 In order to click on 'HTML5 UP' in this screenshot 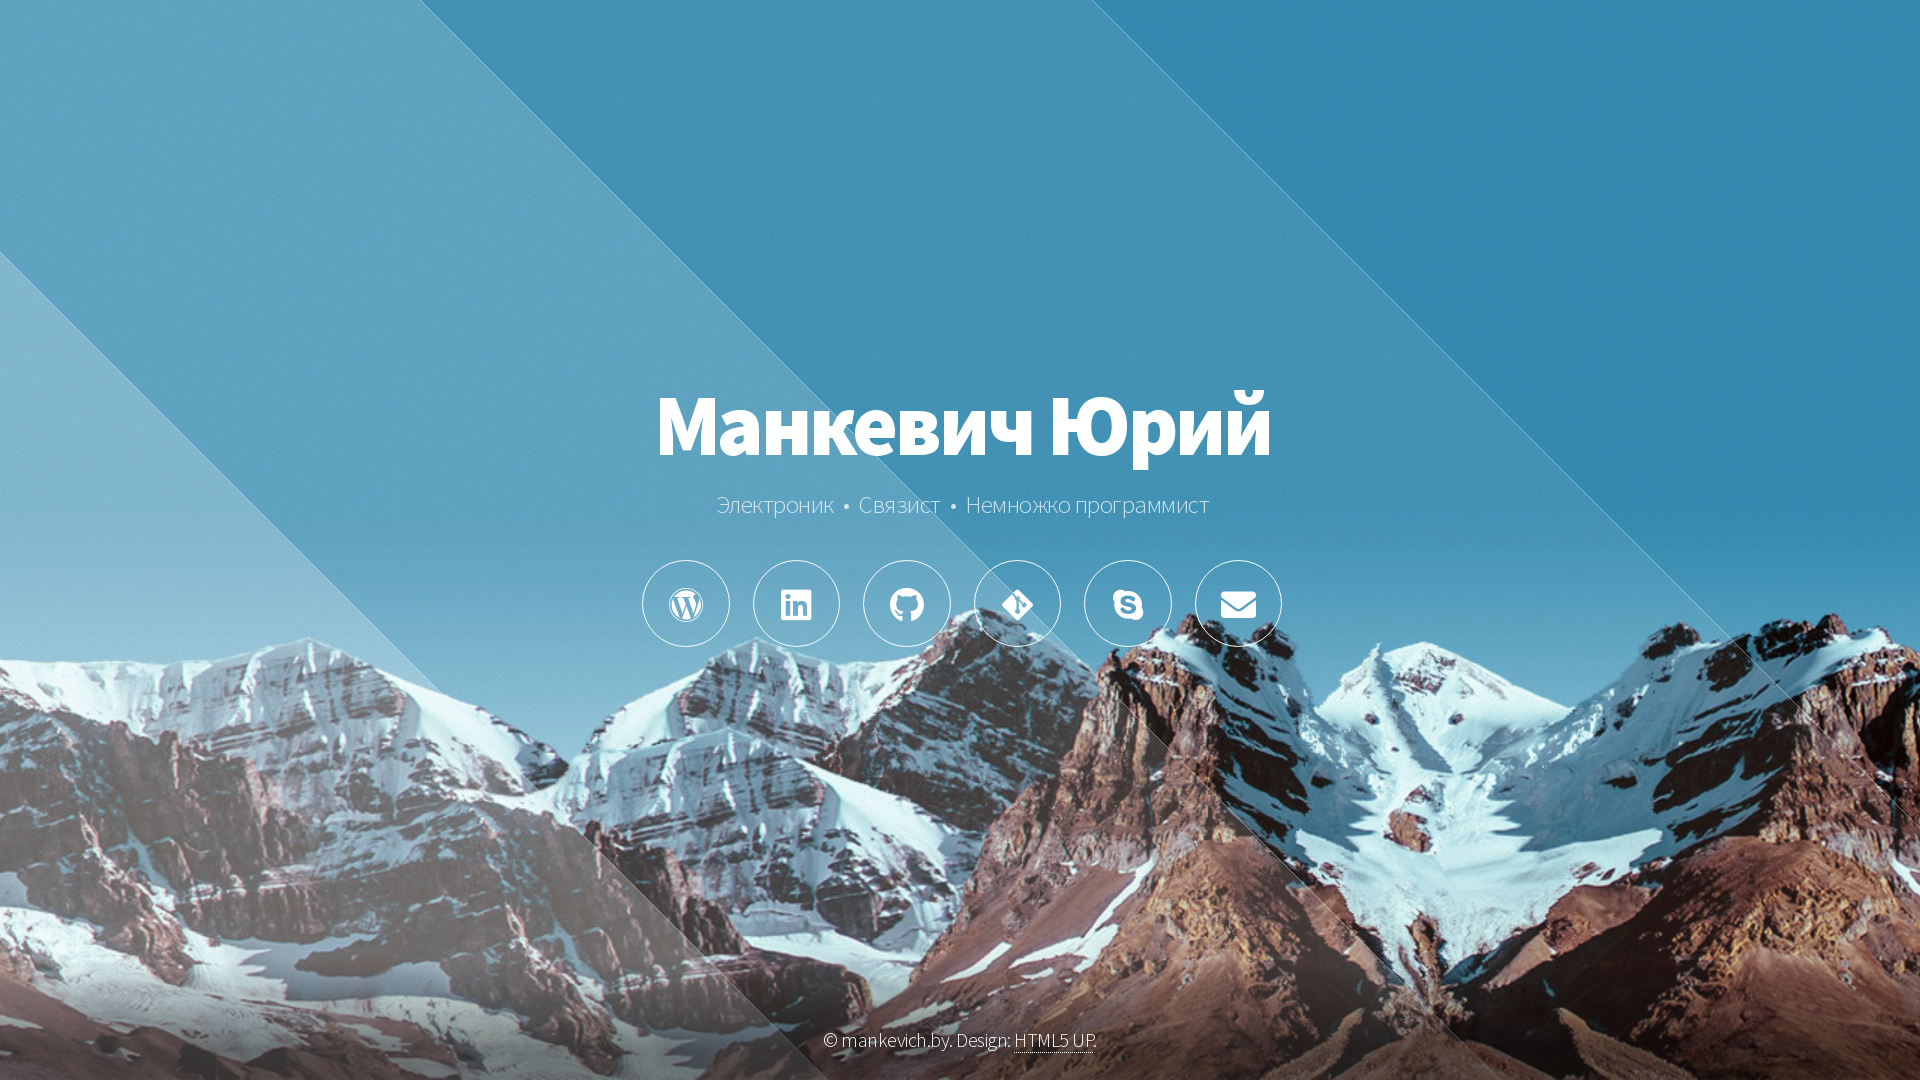, I will do `click(1052, 1039)`.